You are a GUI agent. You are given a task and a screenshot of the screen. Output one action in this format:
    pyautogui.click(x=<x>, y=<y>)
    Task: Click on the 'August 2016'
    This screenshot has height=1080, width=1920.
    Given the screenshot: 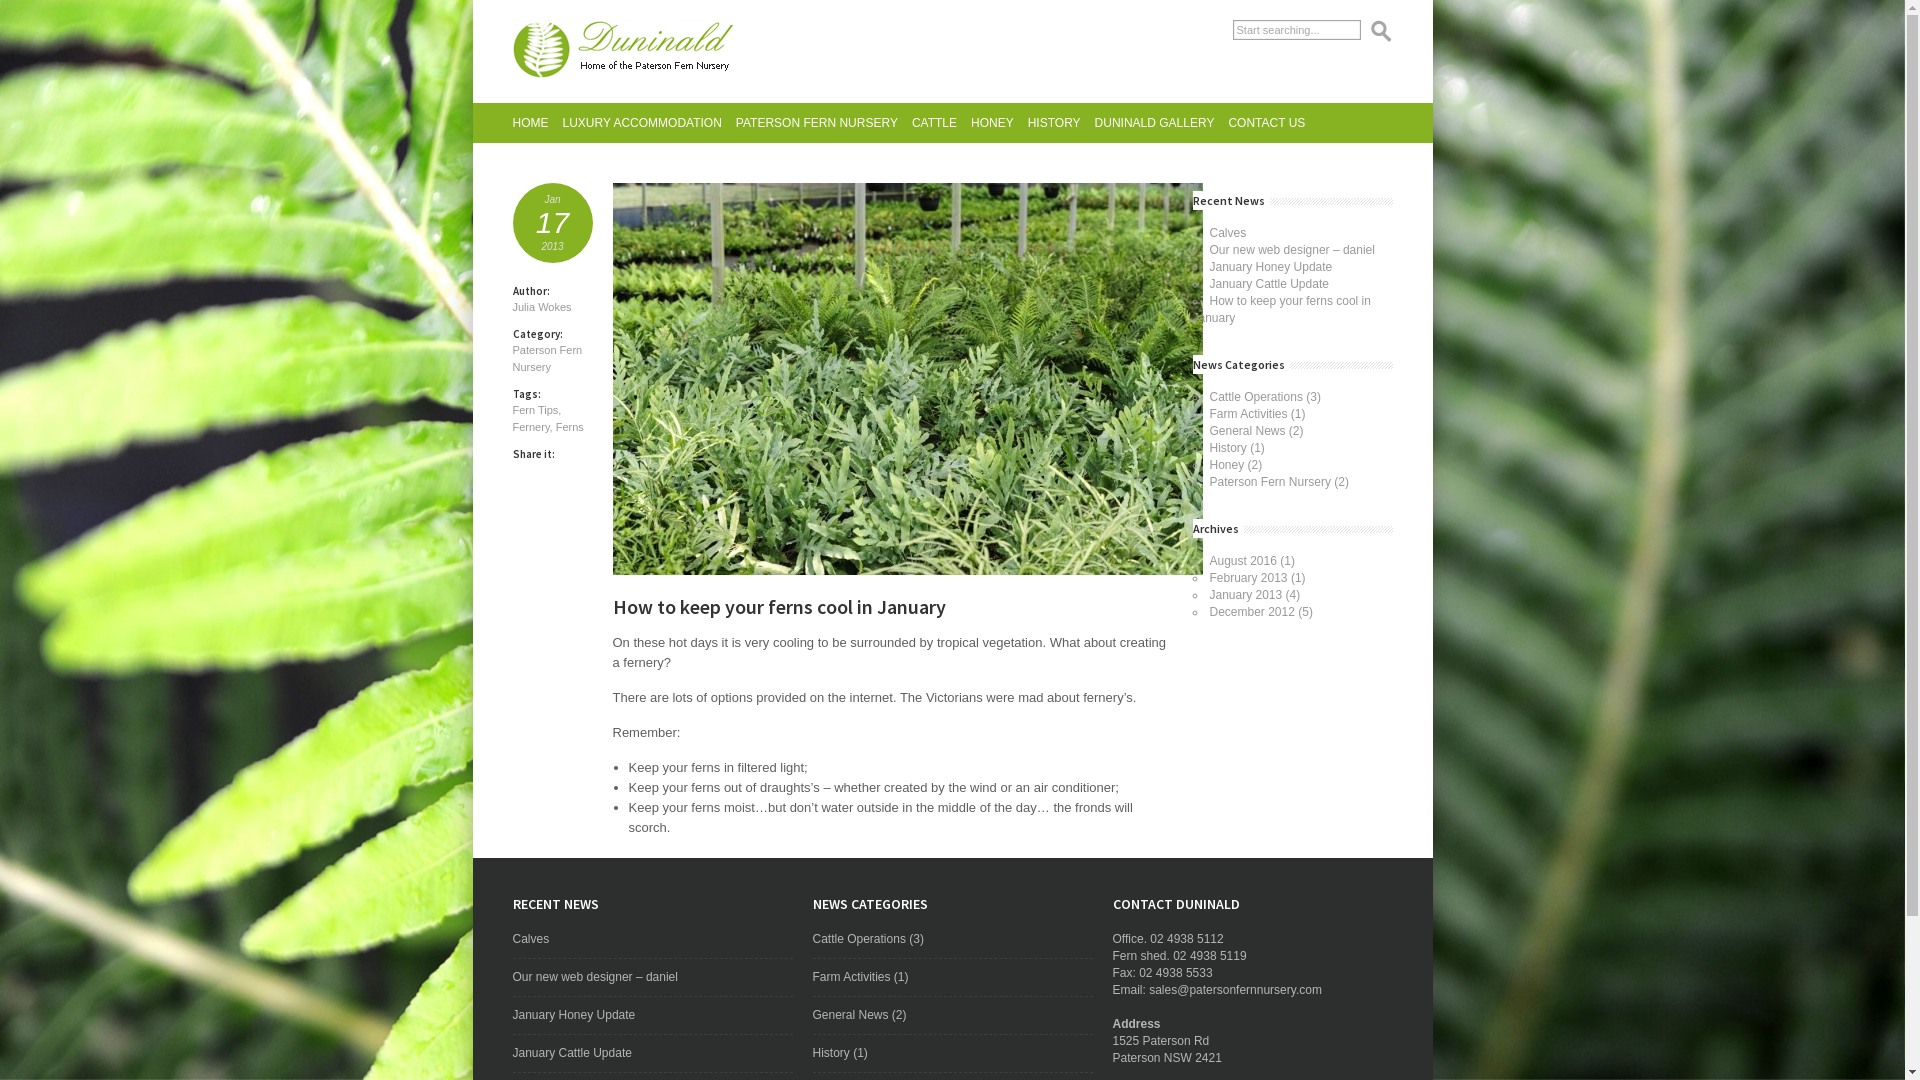 What is the action you would take?
    pyautogui.click(x=1208, y=560)
    